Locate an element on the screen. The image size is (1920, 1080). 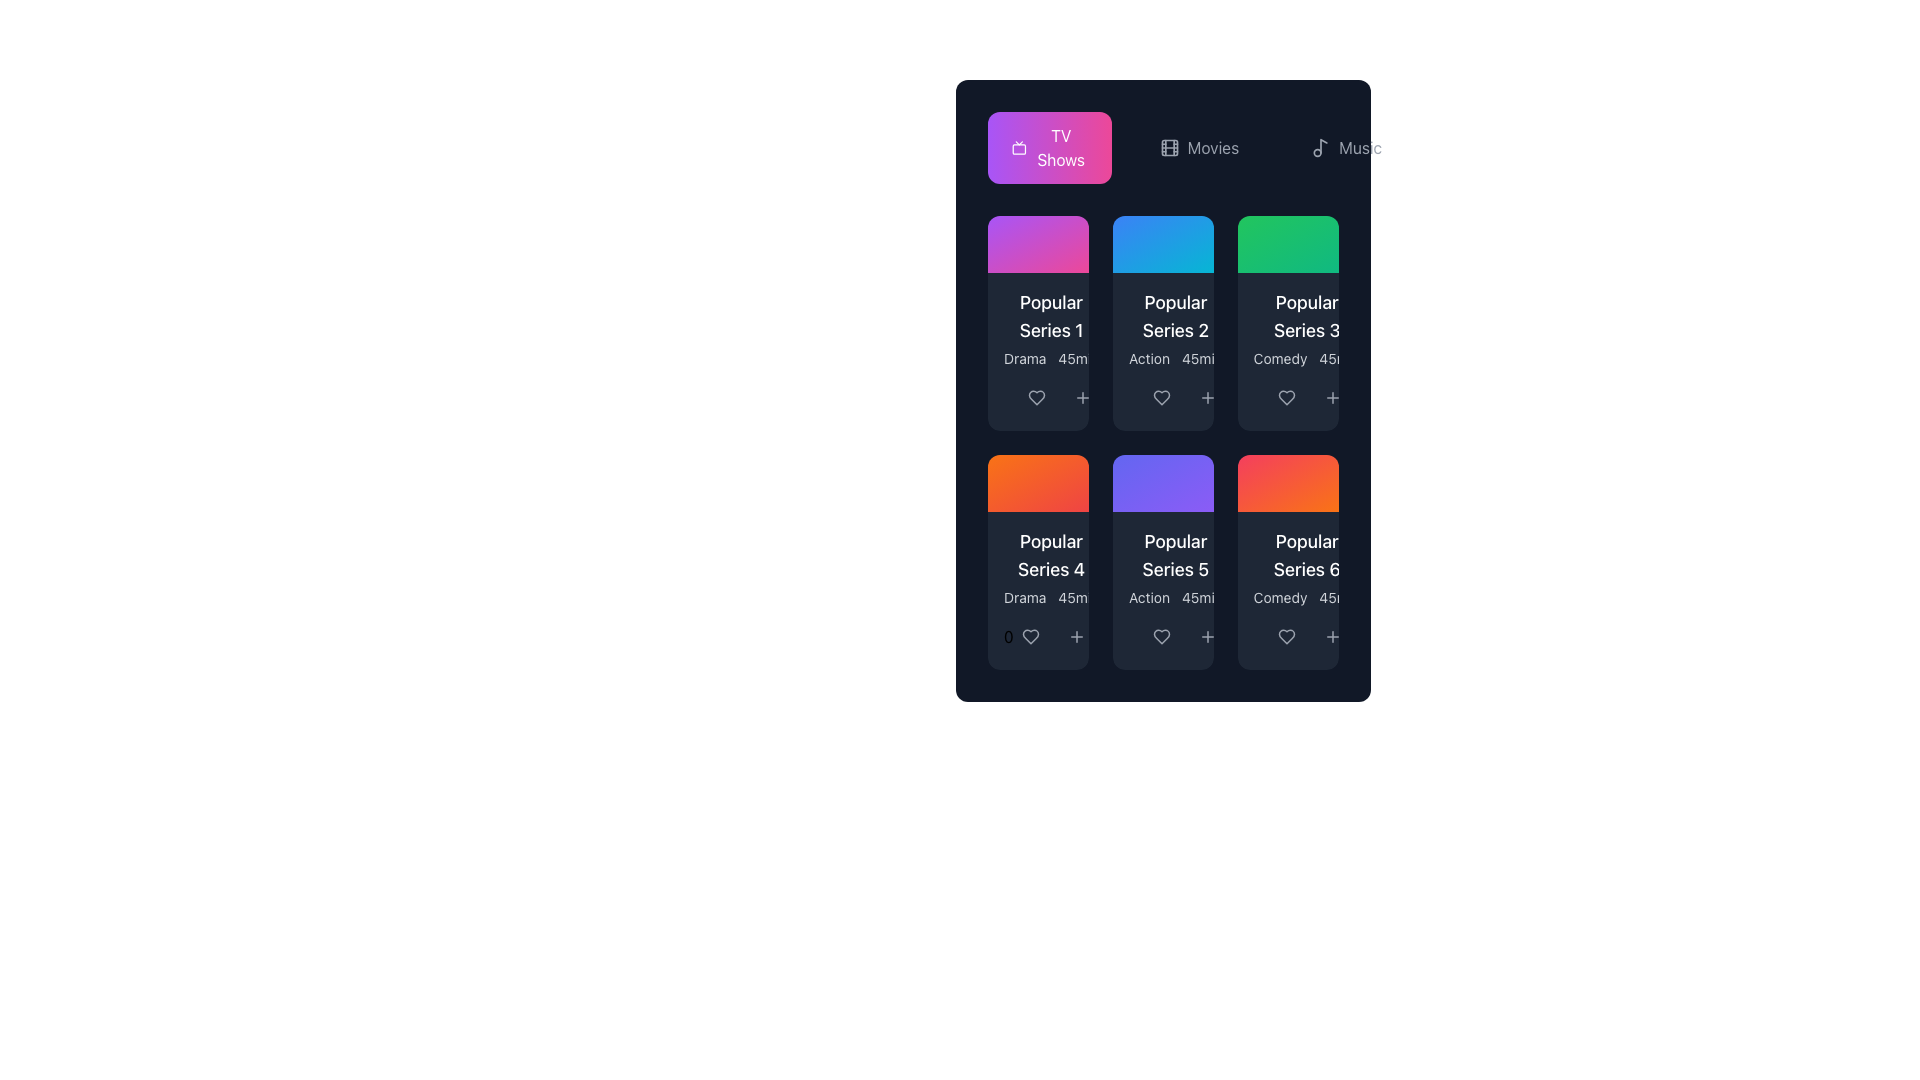
the plus button, which is a circular button with a plus sign, located in the bottom section of the 'Popular Series 4' card is located at coordinates (1075, 636).